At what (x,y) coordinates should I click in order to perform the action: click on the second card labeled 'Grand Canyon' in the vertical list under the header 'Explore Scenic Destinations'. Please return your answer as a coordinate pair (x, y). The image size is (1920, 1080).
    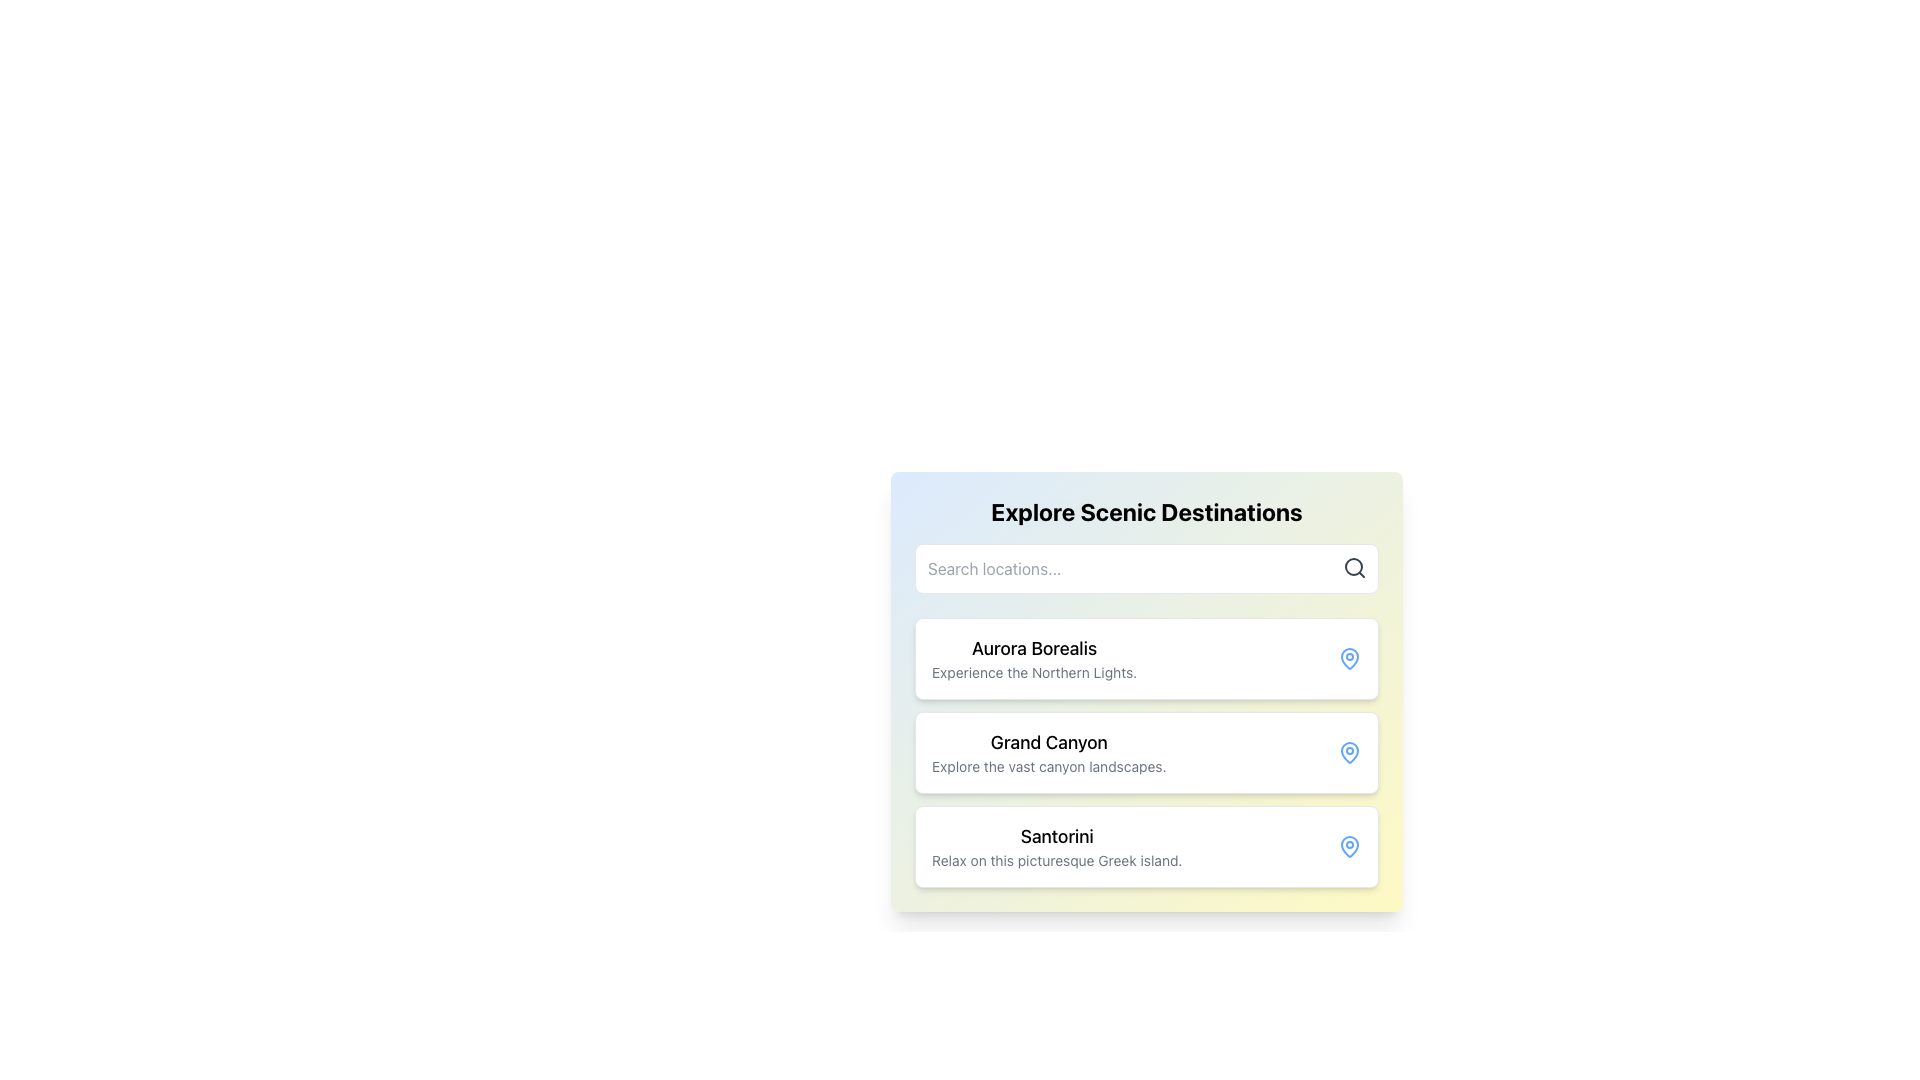
    Looking at the image, I should click on (1147, 752).